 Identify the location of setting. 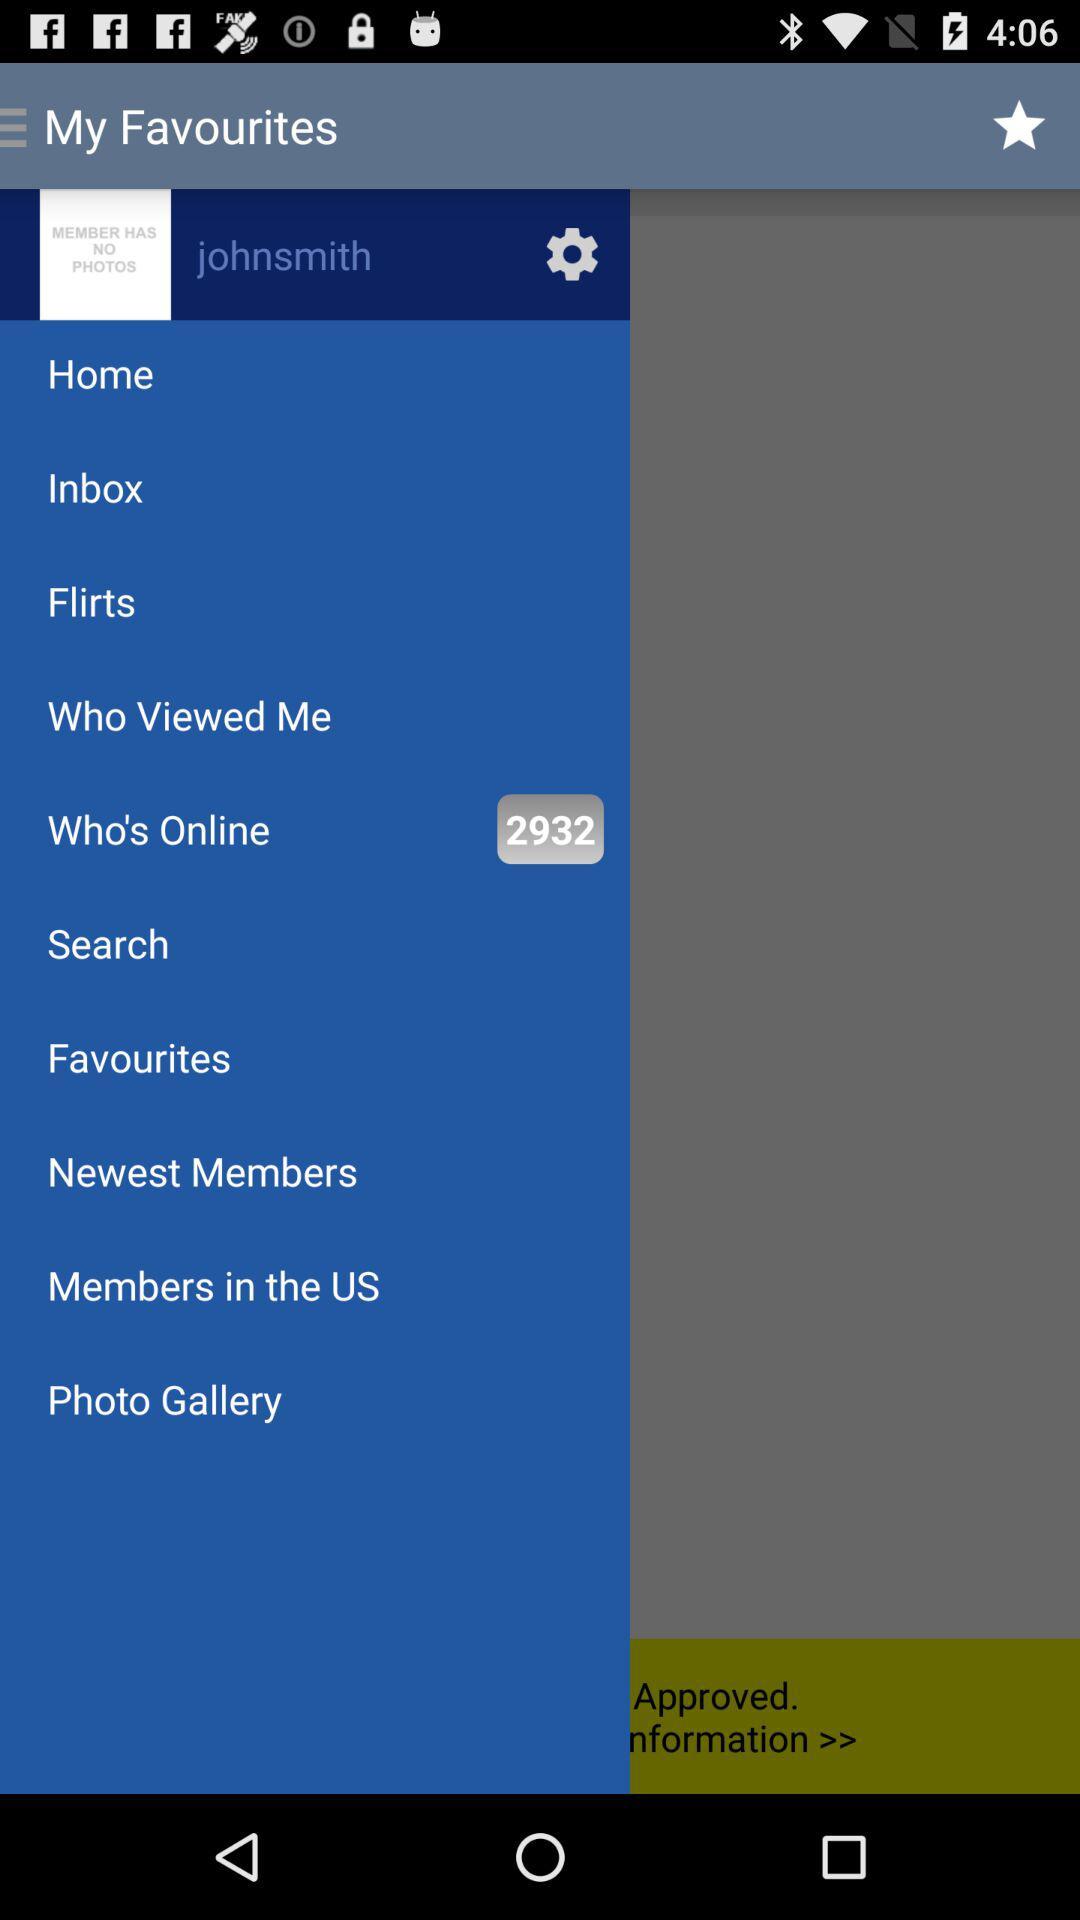
(315, 253).